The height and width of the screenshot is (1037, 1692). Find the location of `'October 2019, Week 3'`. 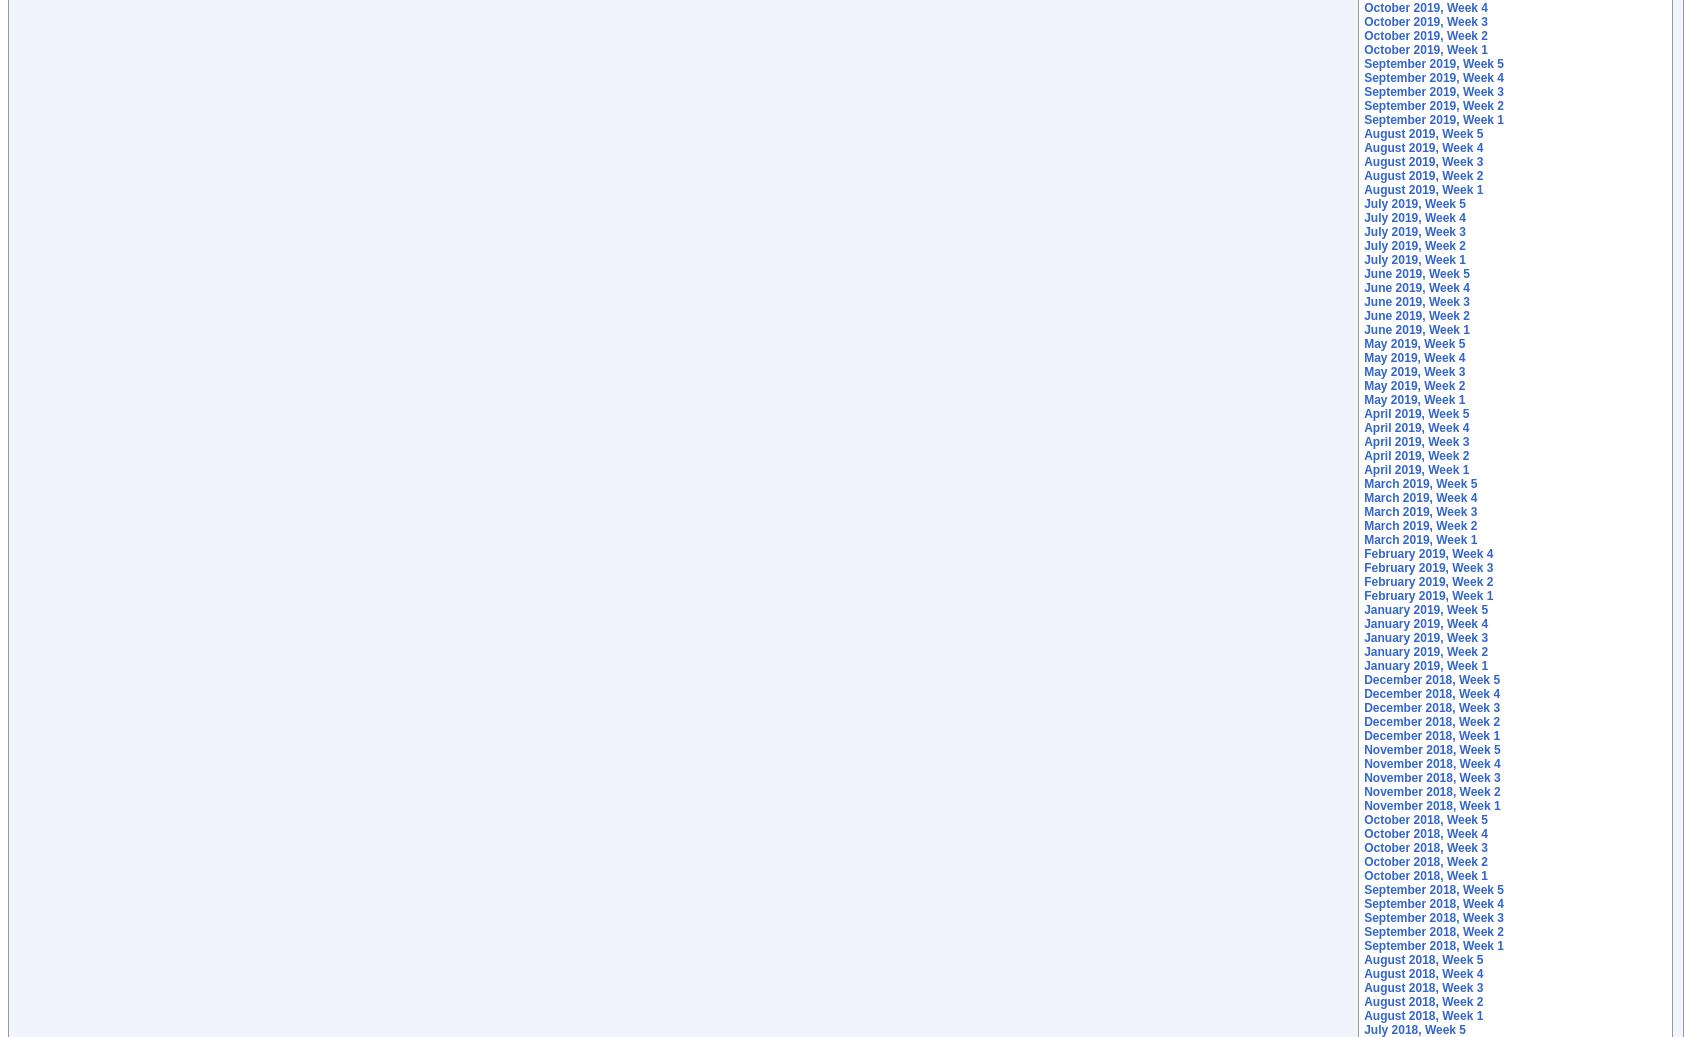

'October 2019, Week 3' is located at coordinates (1425, 20).